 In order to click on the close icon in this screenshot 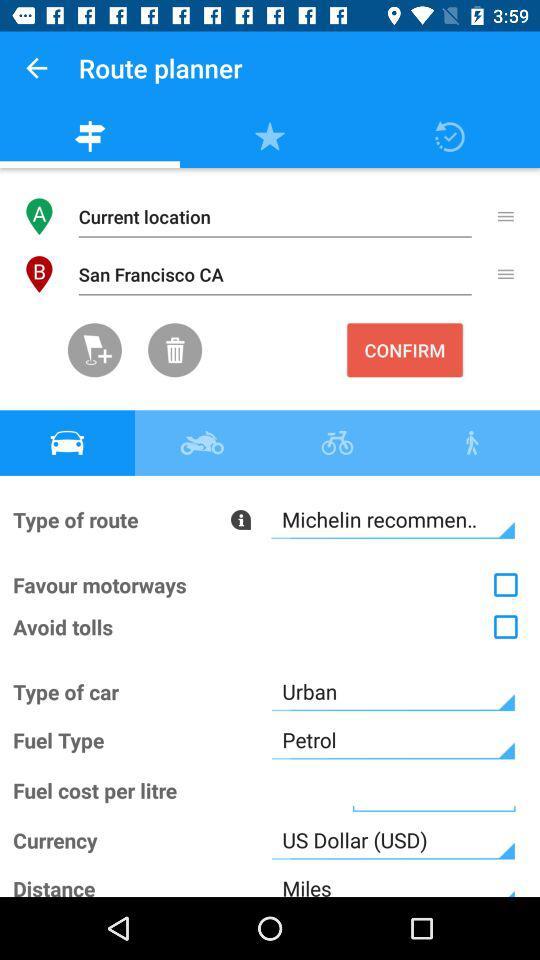, I will do `click(502, 473)`.